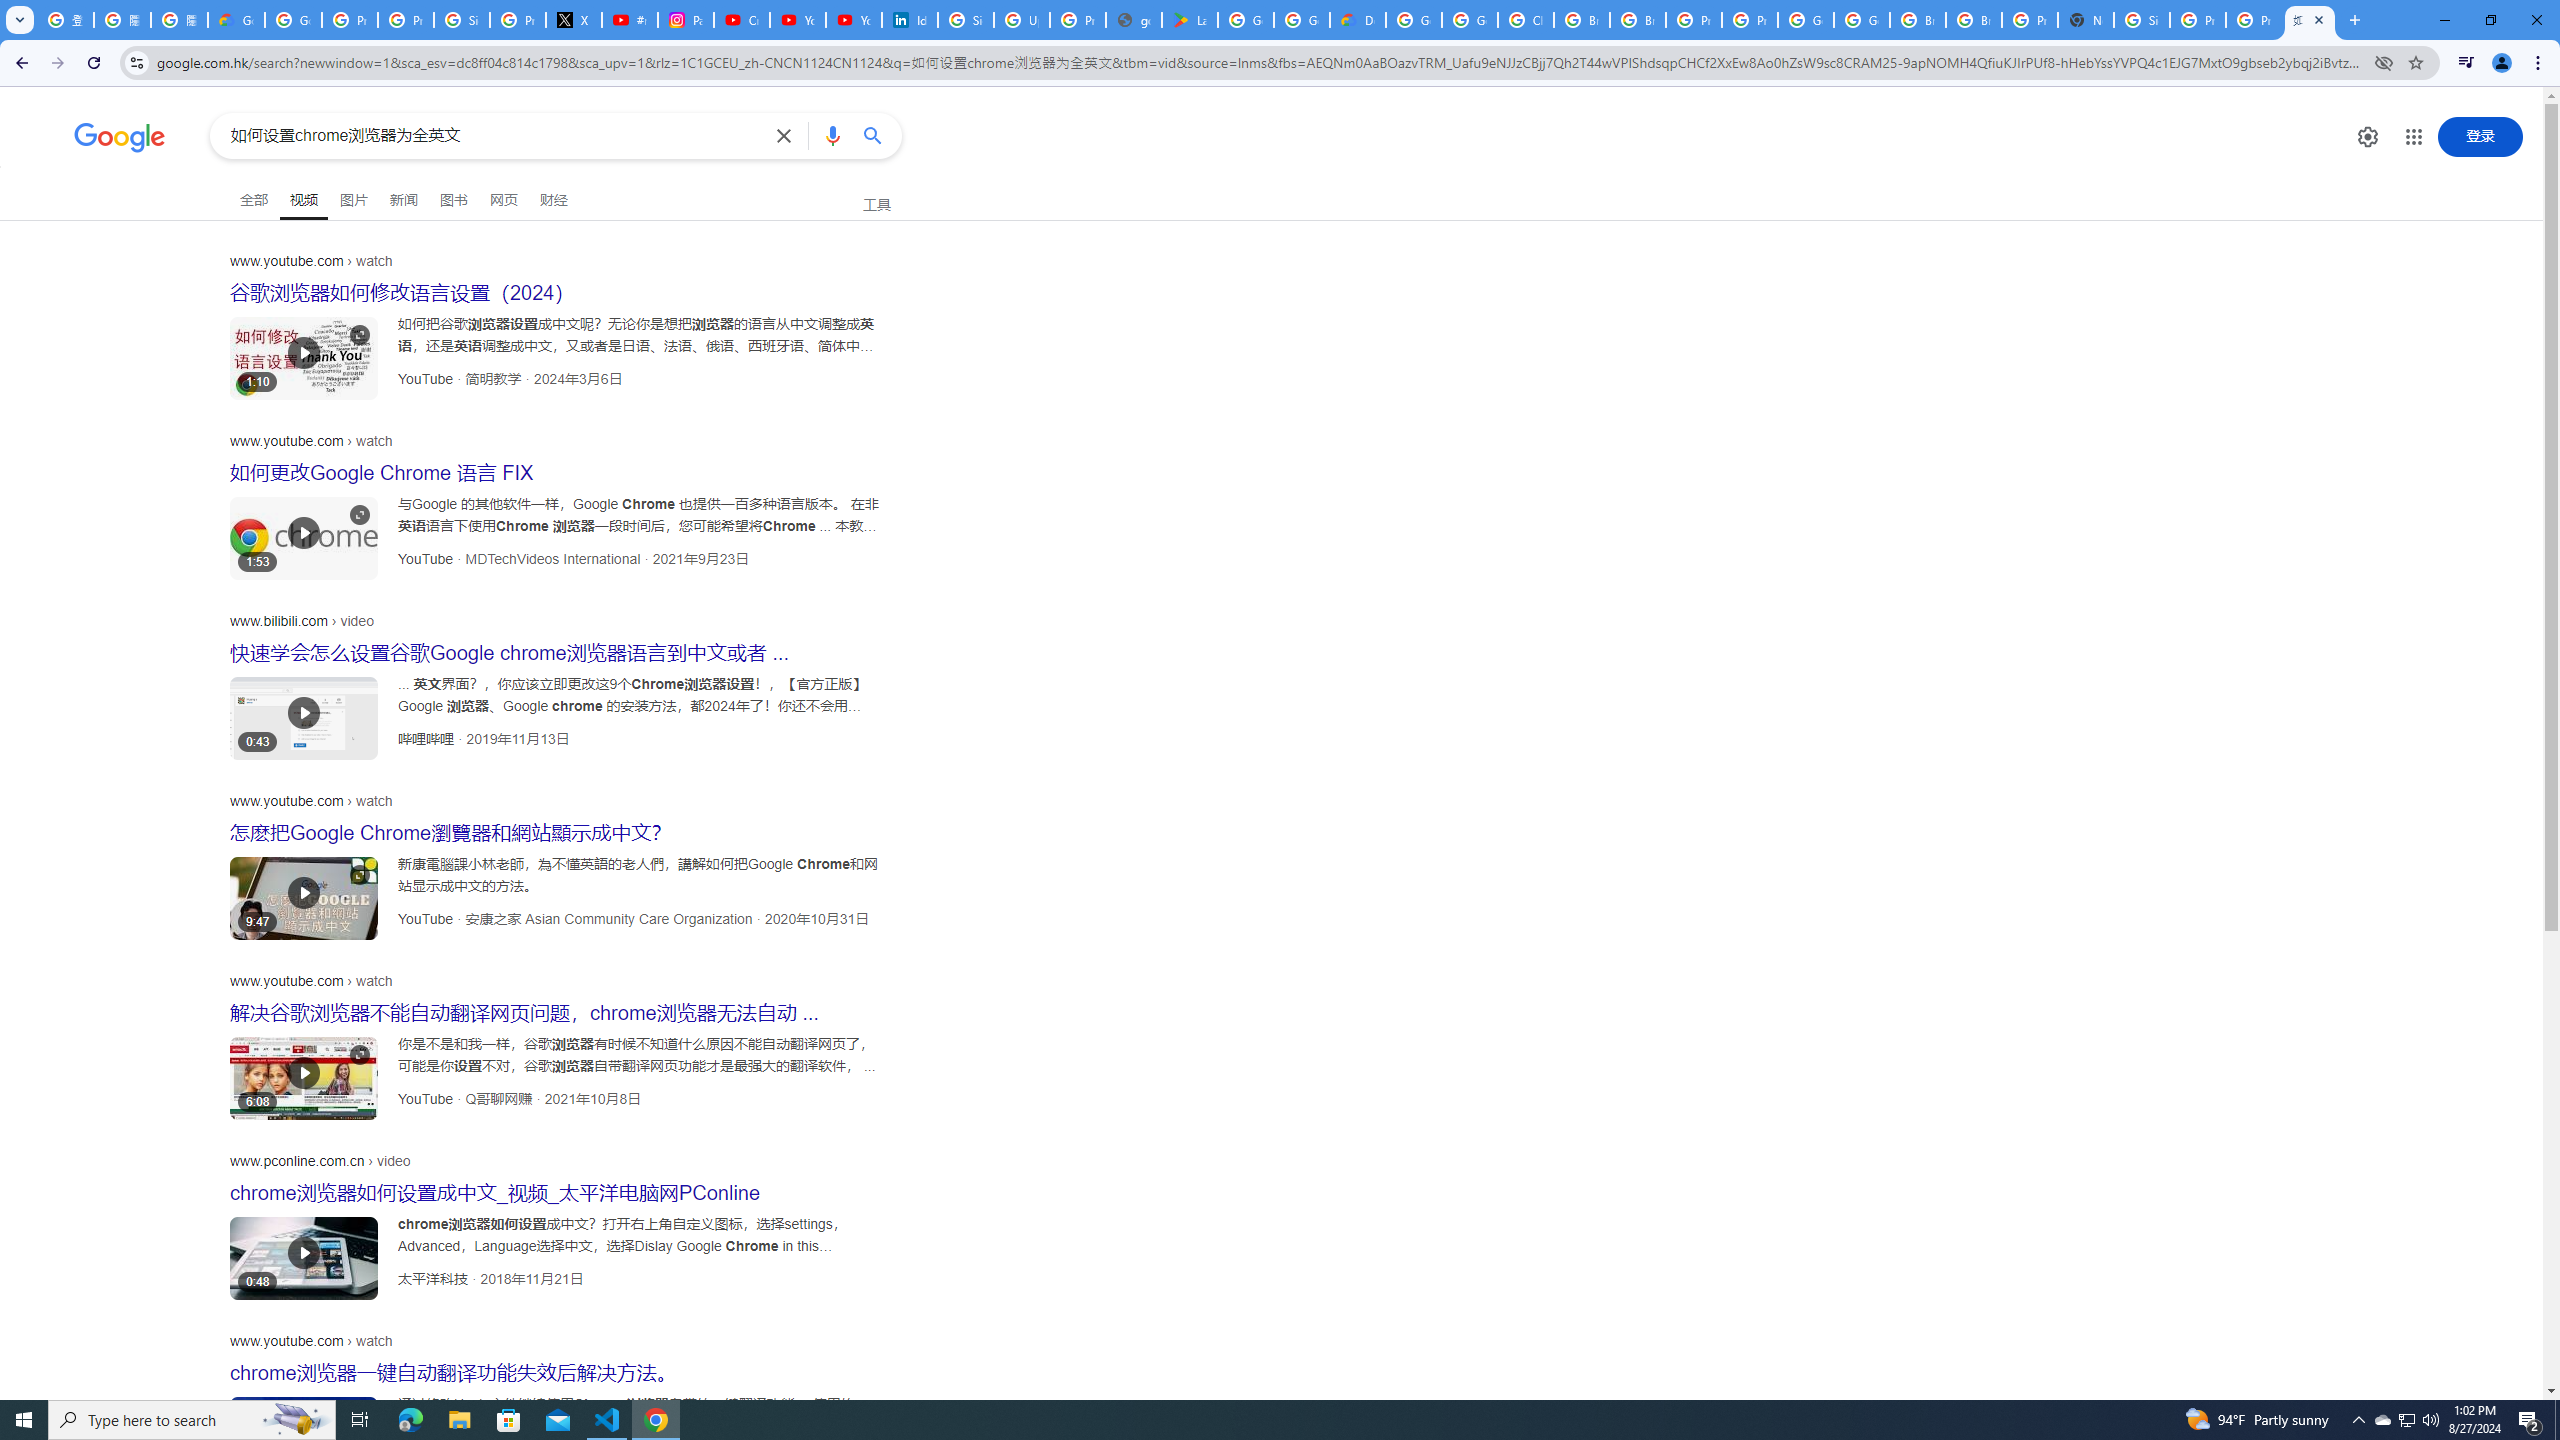 The width and height of the screenshot is (2560, 1440). What do you see at coordinates (574, 19) in the screenshot?
I see `'X'` at bounding box center [574, 19].